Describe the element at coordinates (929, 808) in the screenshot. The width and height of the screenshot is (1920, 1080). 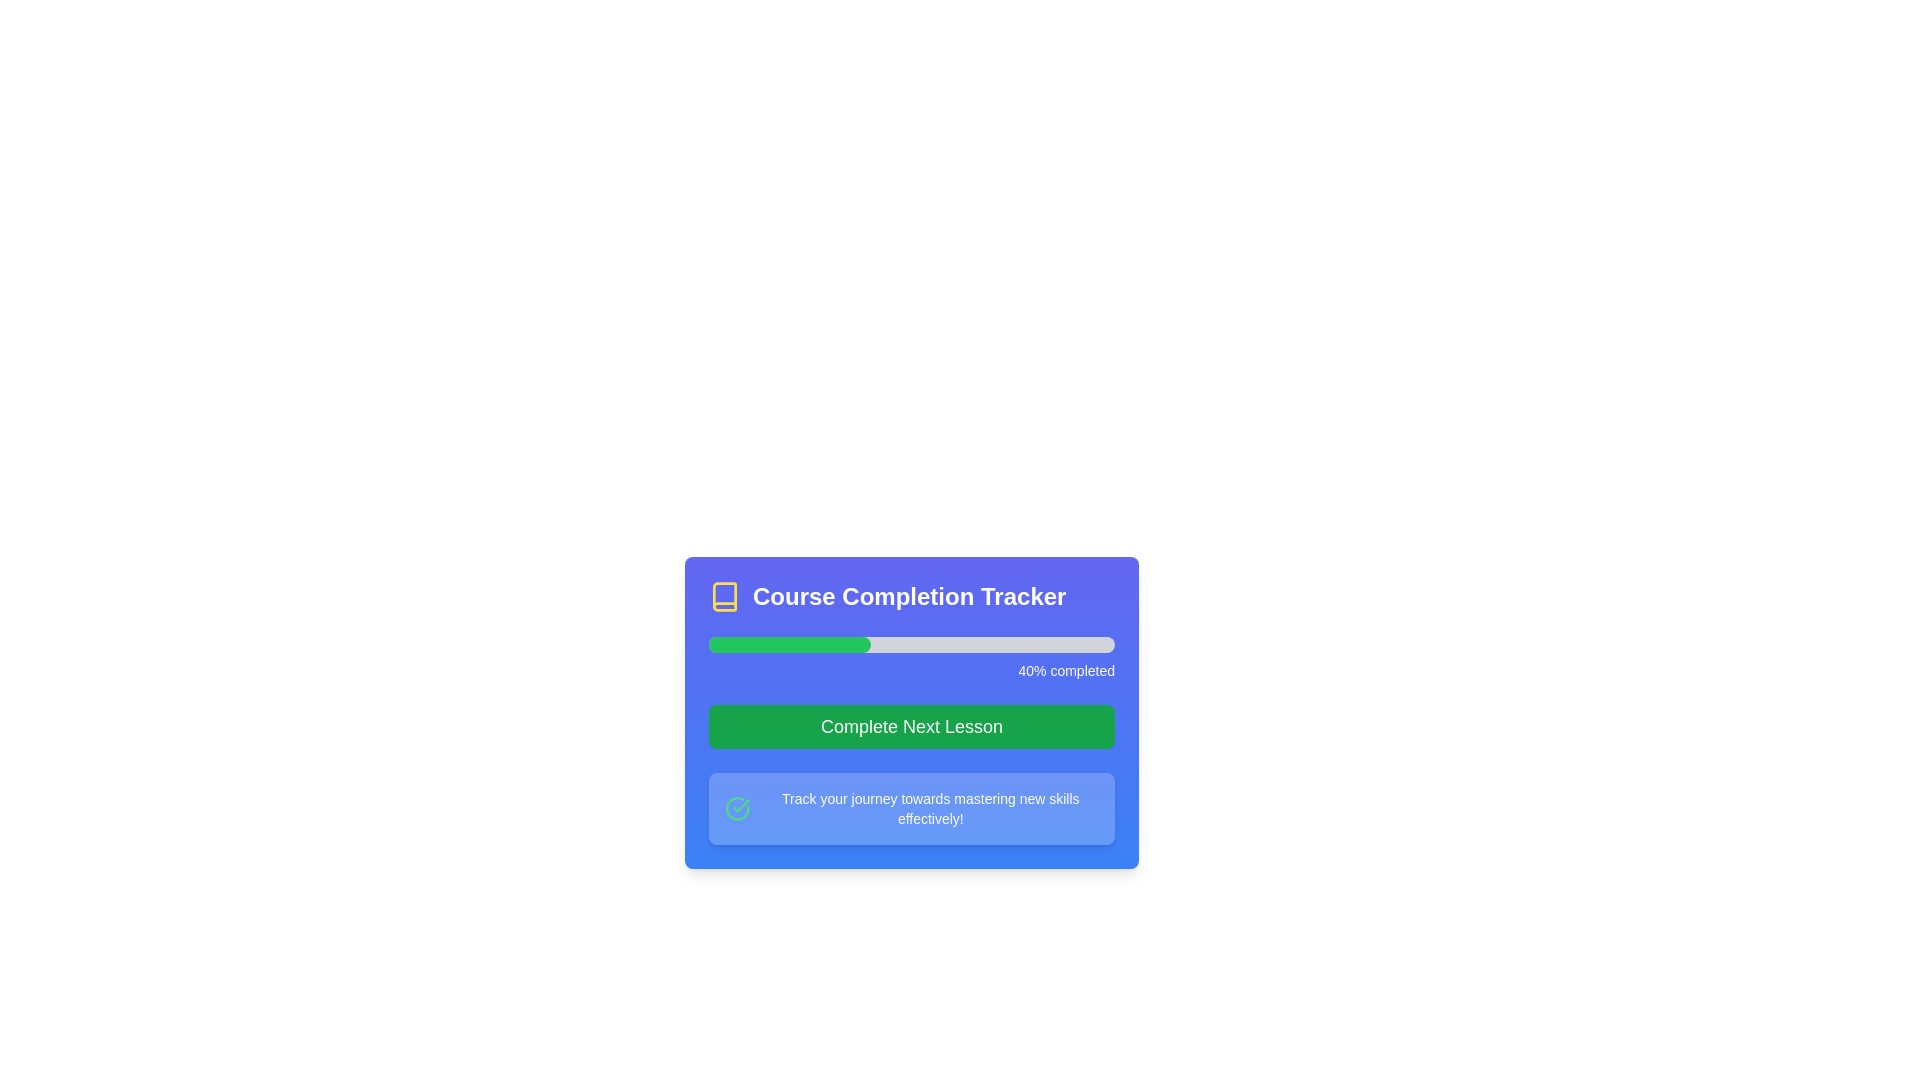
I see `the informative text label located to the right of the green circular icon with a checkmark at the bottom of the interface` at that location.